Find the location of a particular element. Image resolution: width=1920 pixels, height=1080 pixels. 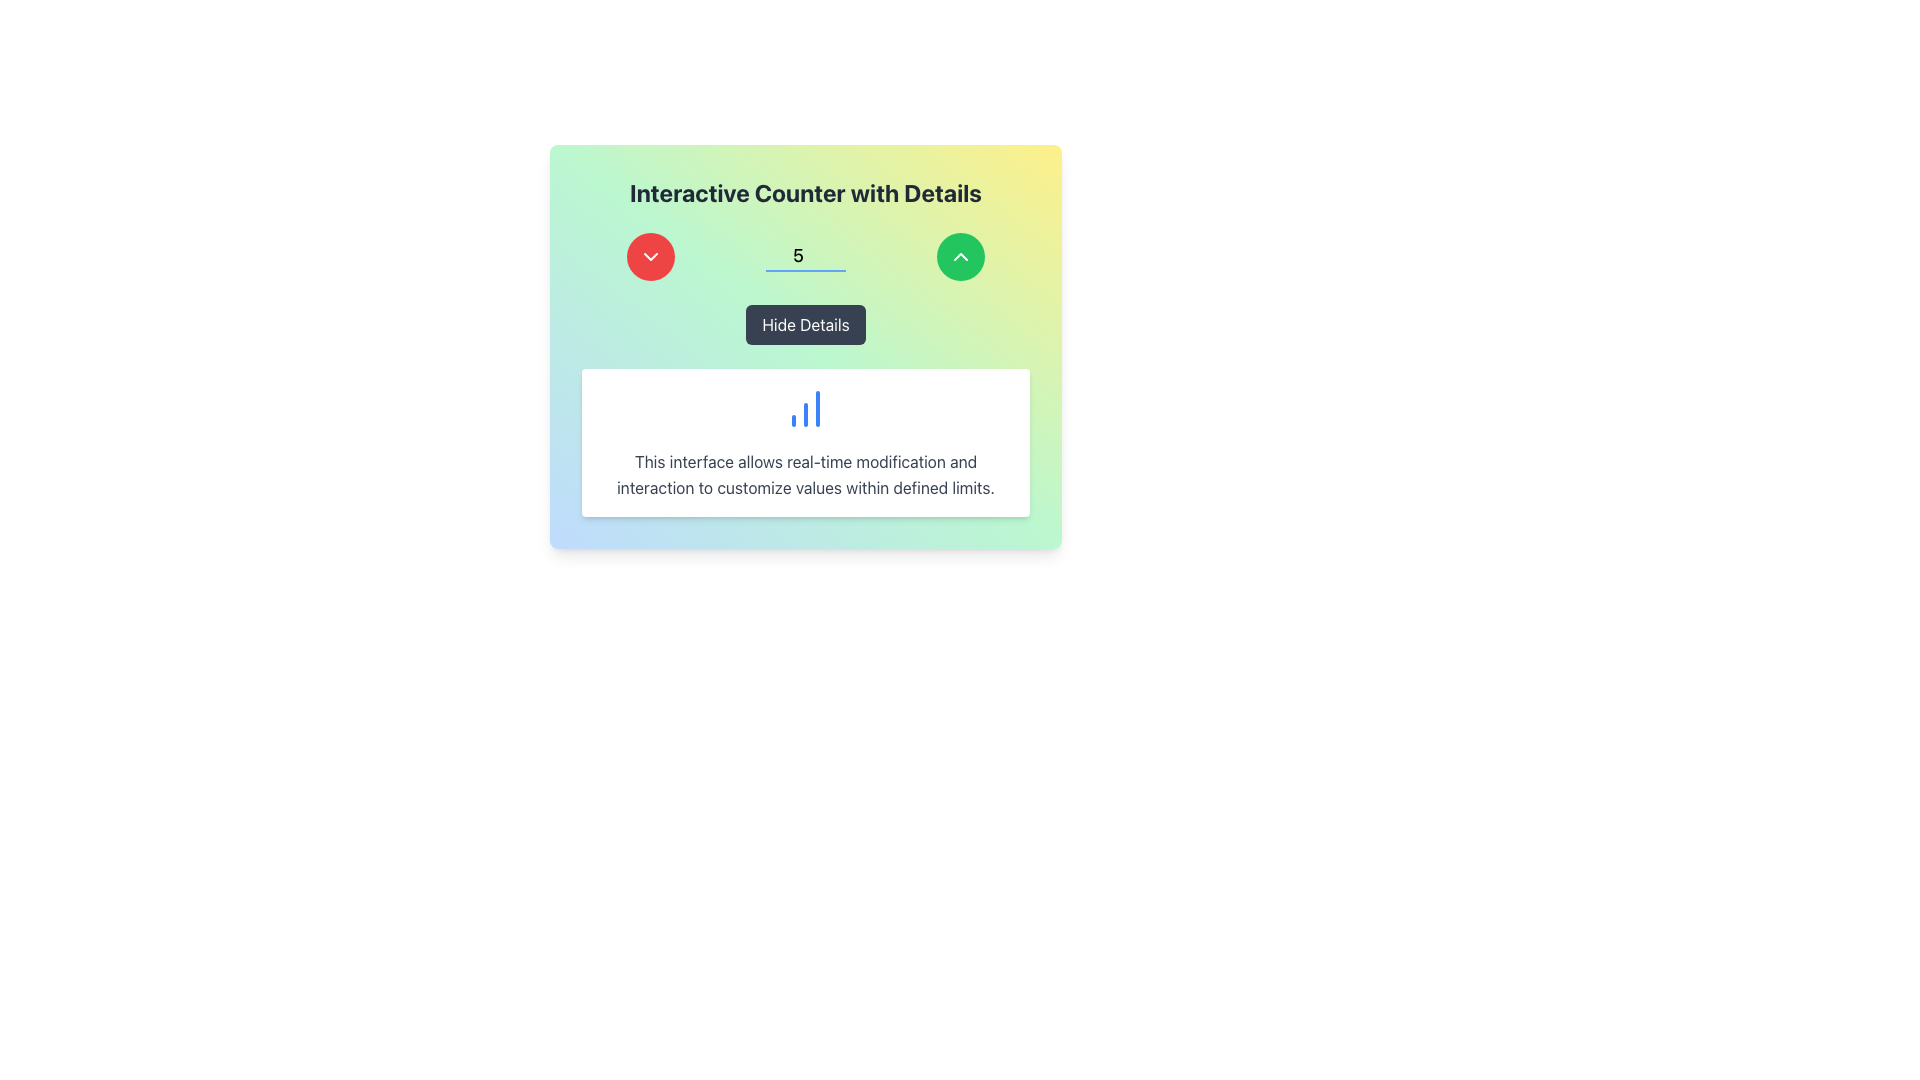

the circular green button with a white upward-pointing chevron icon to increment a value is located at coordinates (960, 256).